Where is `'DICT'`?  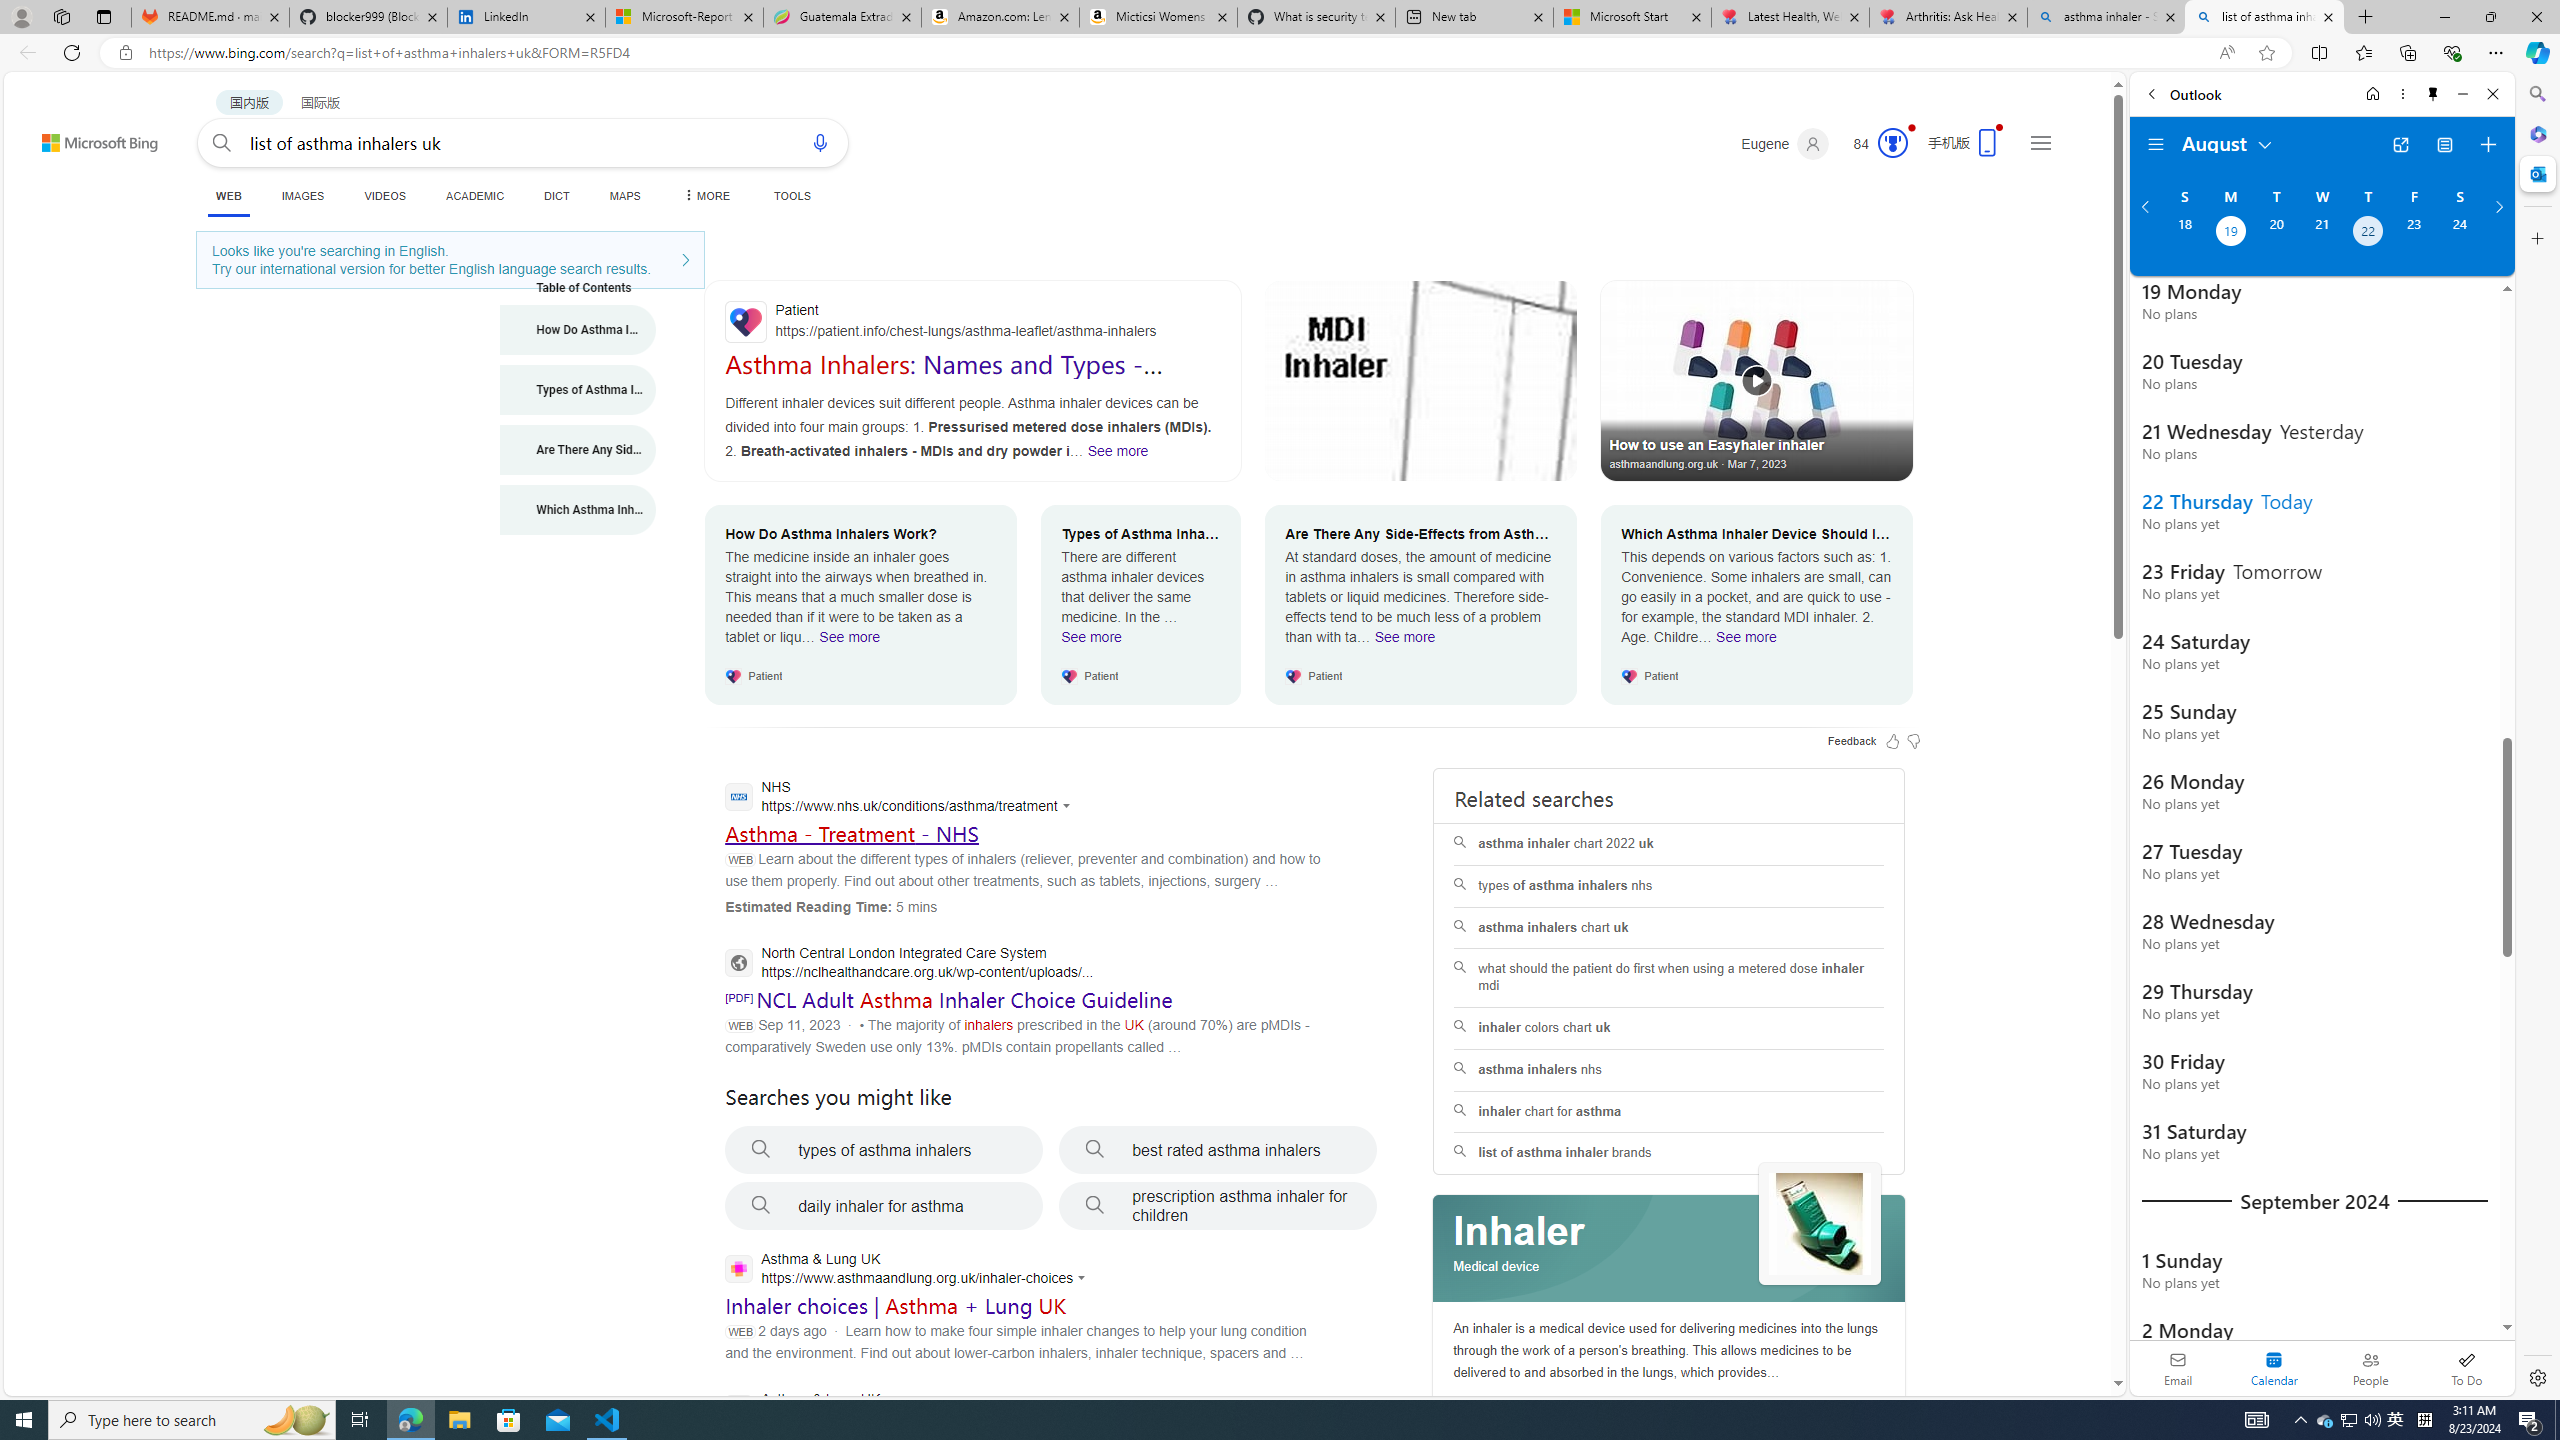
'DICT' is located at coordinates (555, 195).